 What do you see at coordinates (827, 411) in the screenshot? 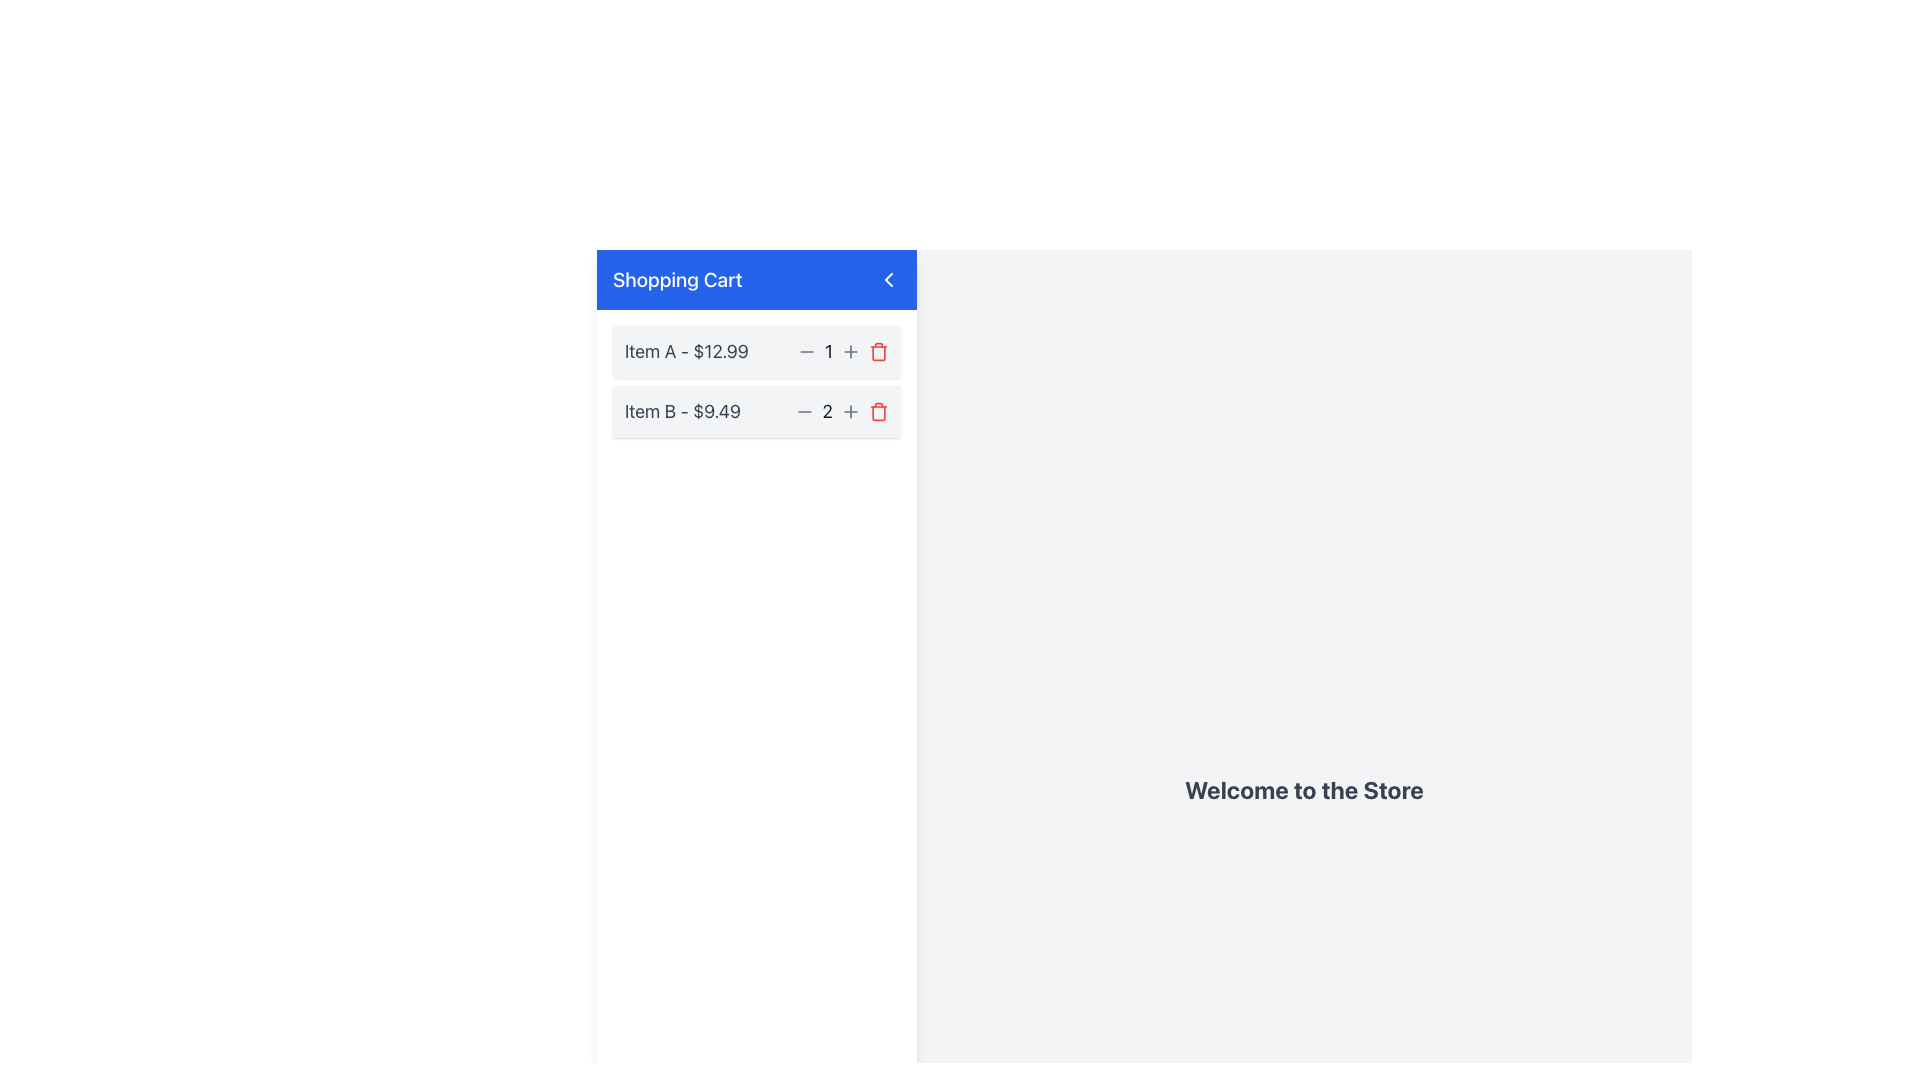
I see `the quantity display for 'Item B - $9.49' in the shopping cart, located between the decrement and increment buttons in the second row` at bounding box center [827, 411].